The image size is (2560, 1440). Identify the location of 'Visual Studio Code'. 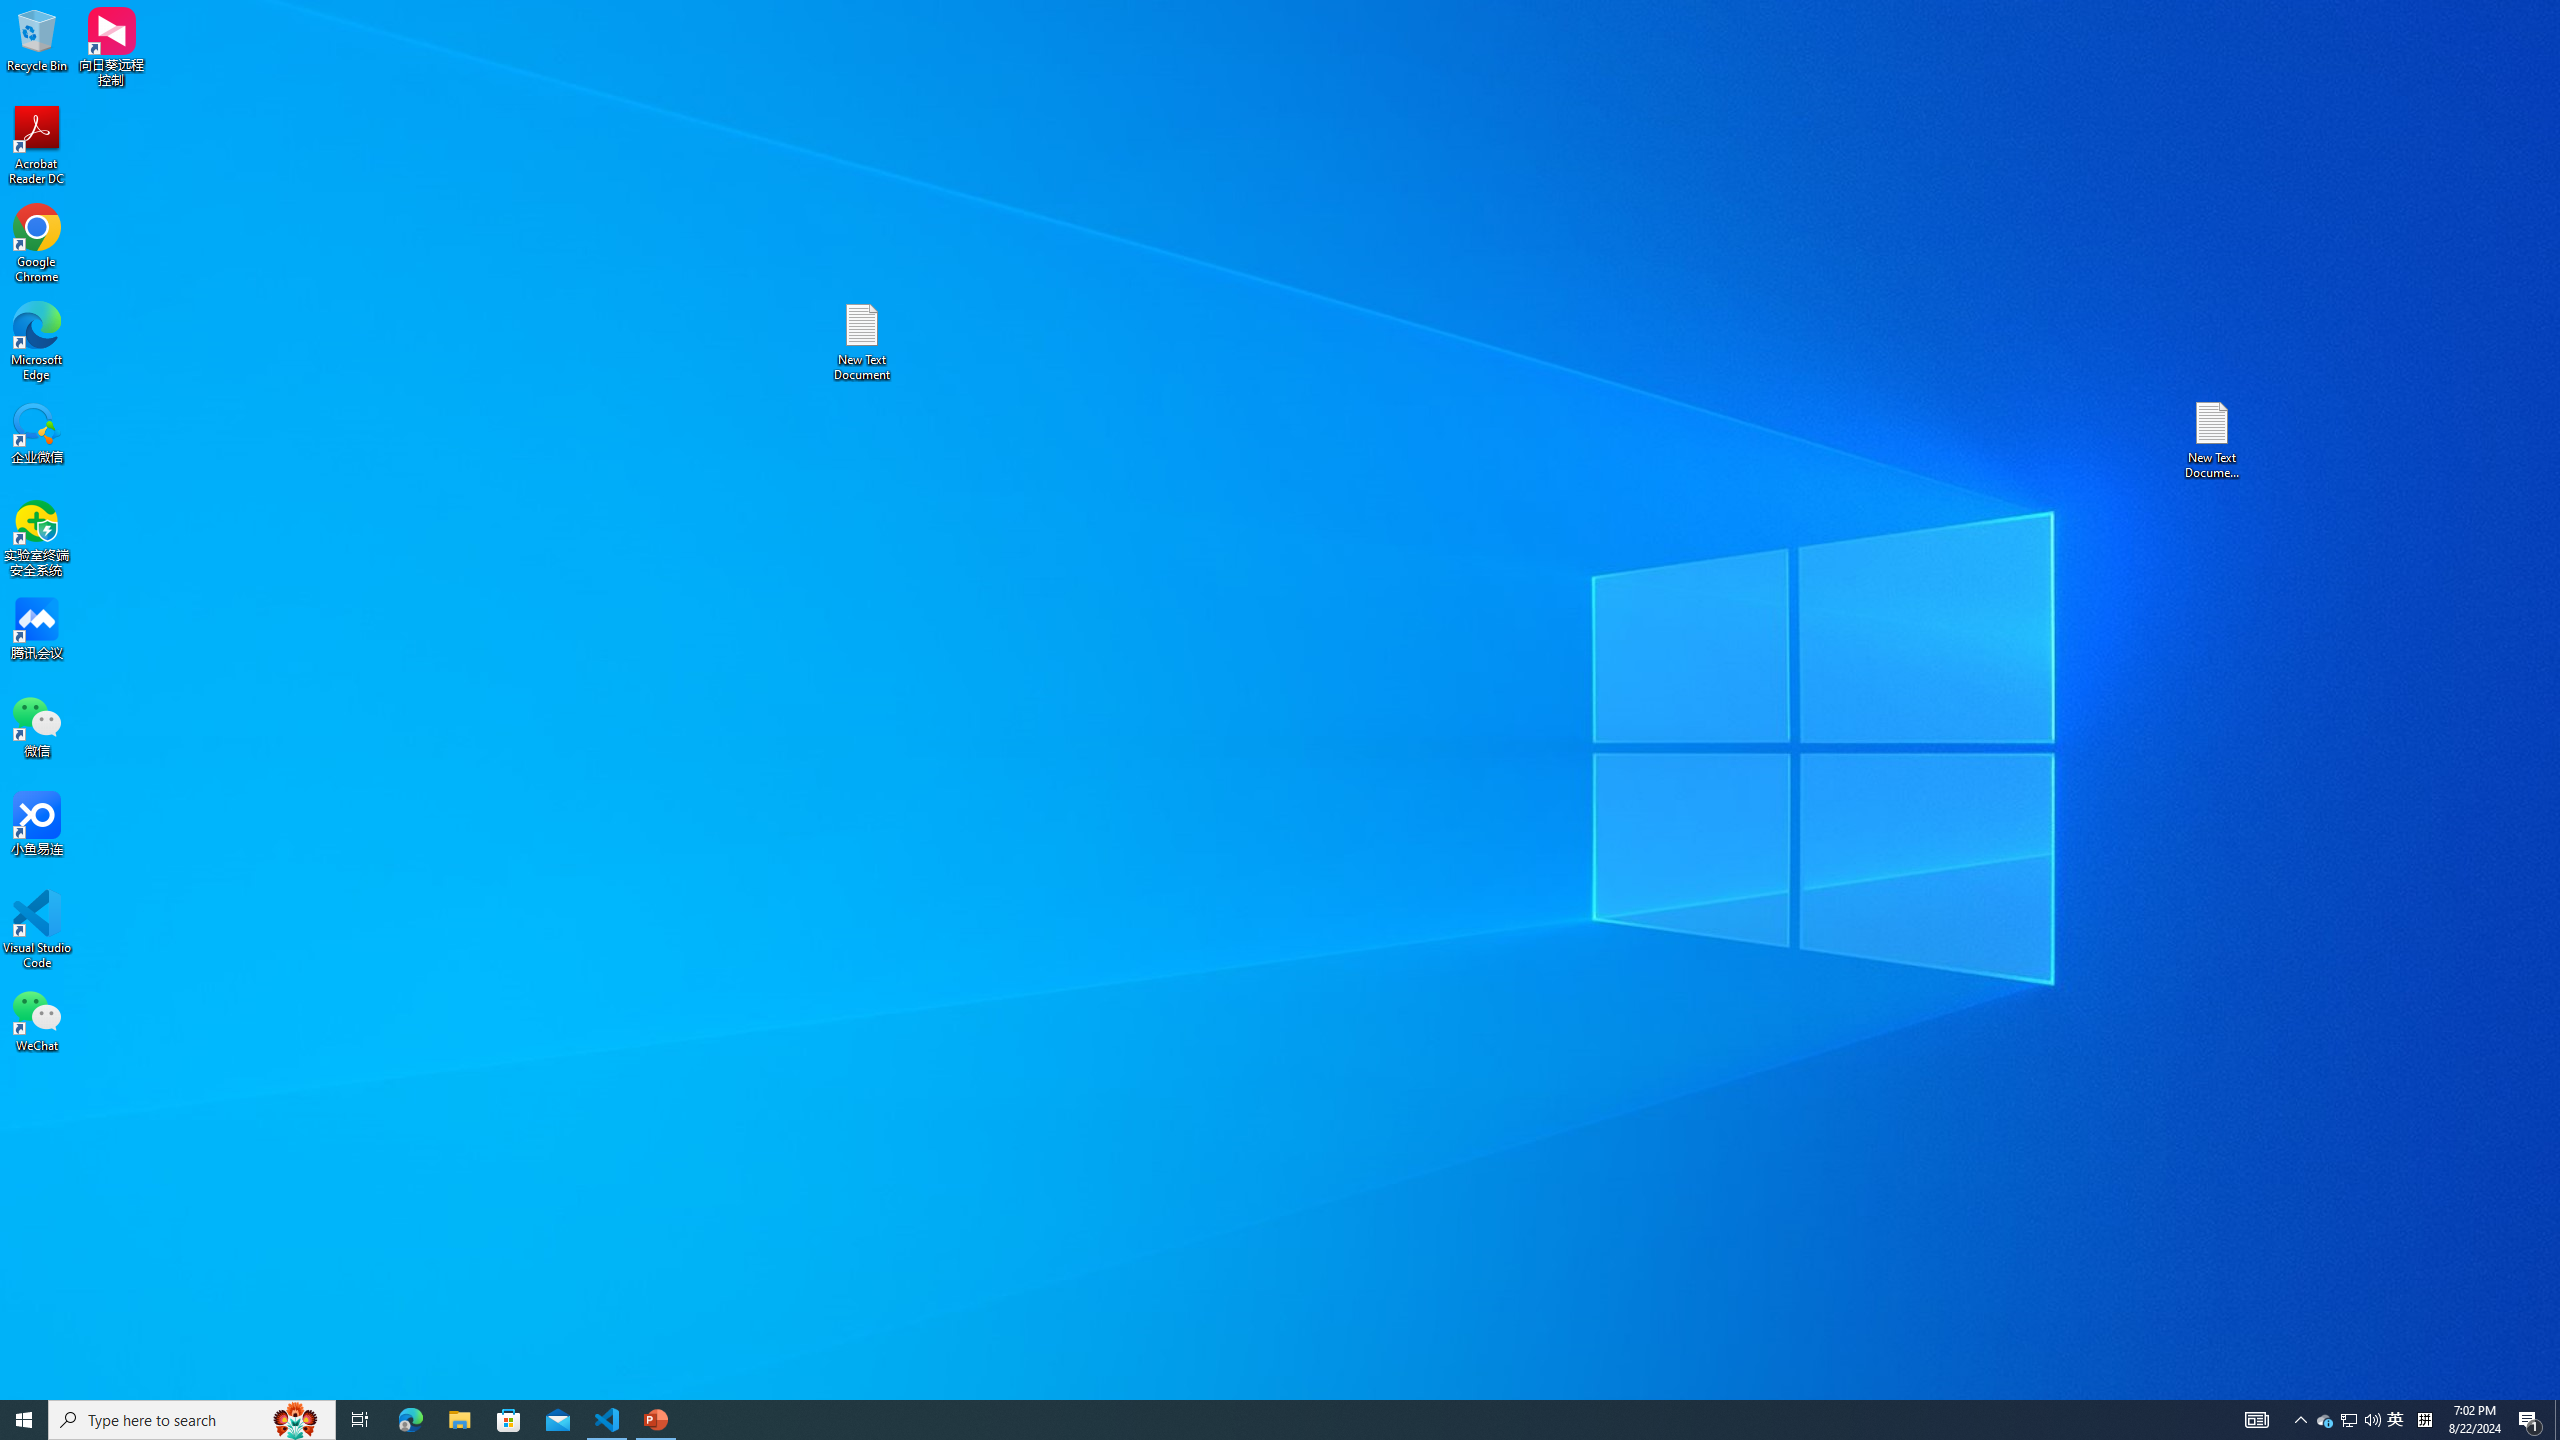
(36, 928).